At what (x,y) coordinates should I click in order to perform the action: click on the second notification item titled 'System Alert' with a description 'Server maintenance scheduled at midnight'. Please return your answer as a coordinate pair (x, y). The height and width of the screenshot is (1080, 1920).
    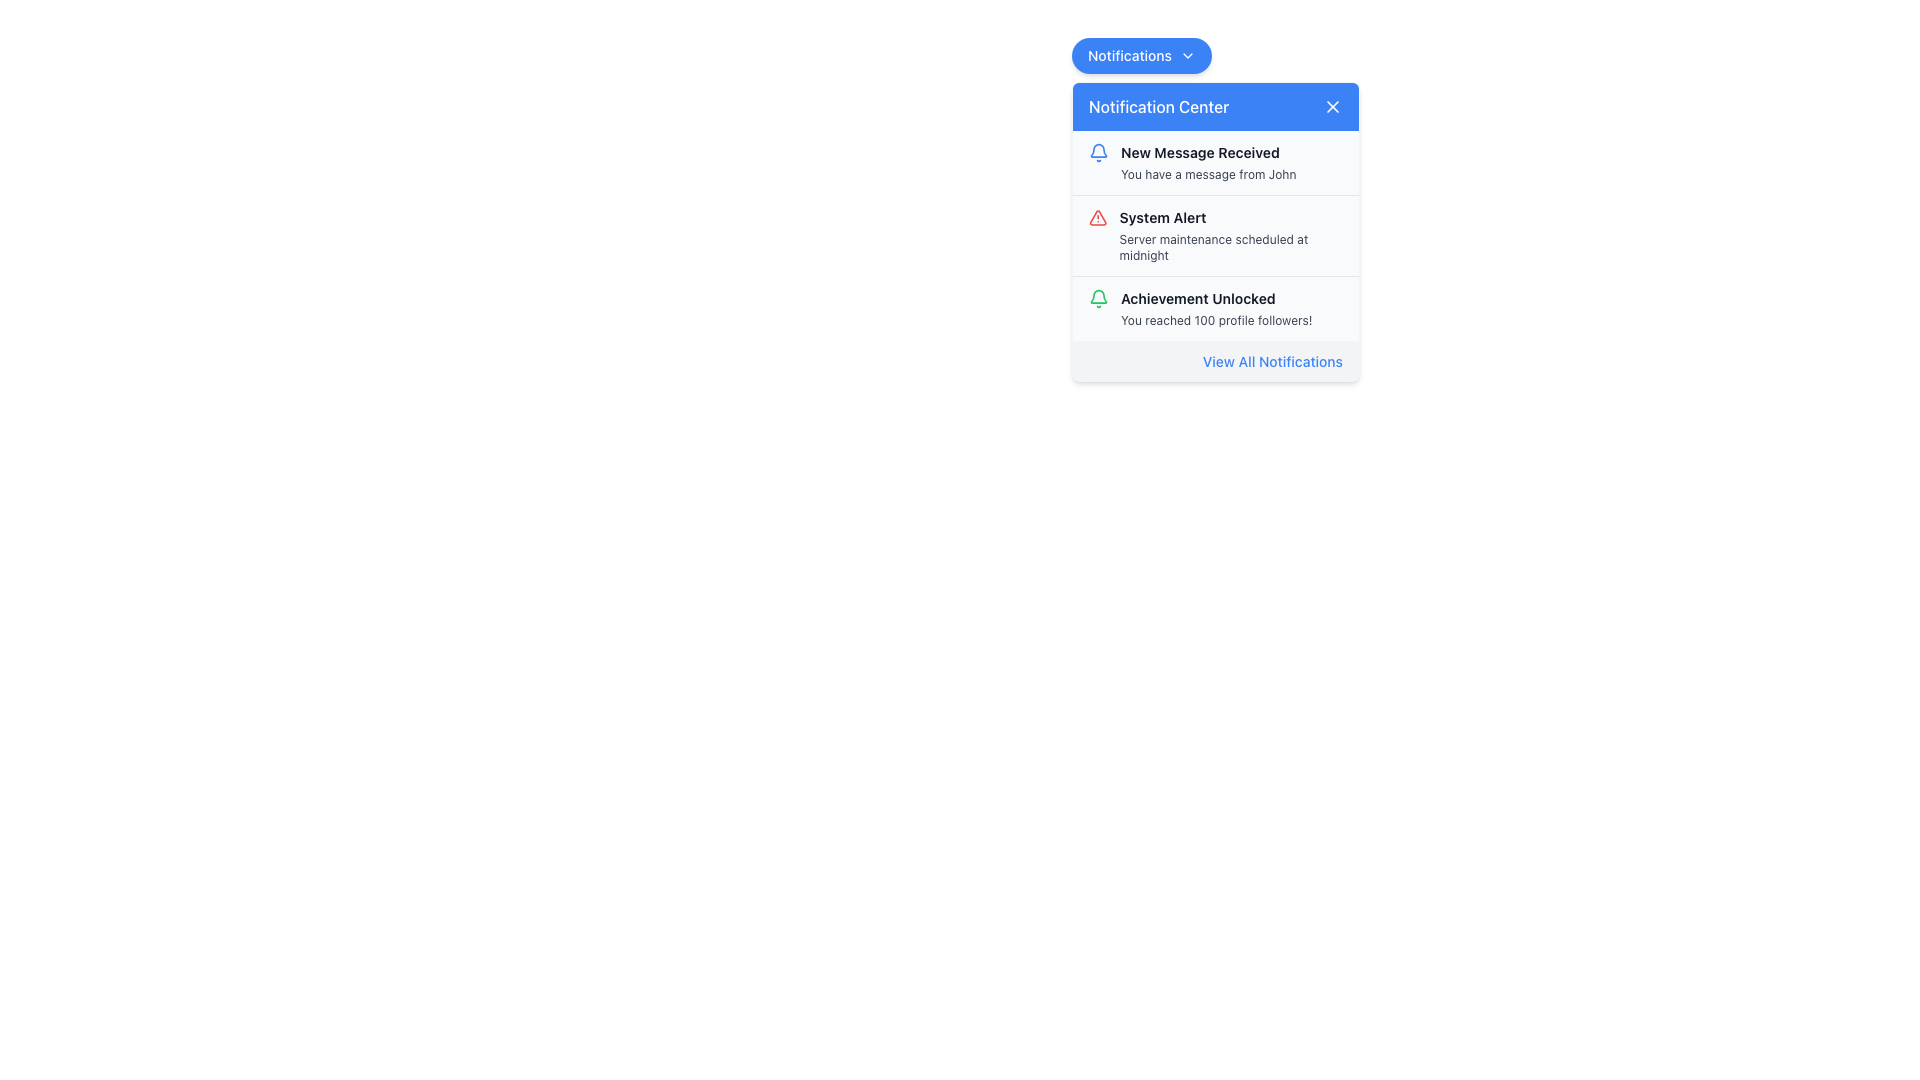
    Looking at the image, I should click on (1214, 230).